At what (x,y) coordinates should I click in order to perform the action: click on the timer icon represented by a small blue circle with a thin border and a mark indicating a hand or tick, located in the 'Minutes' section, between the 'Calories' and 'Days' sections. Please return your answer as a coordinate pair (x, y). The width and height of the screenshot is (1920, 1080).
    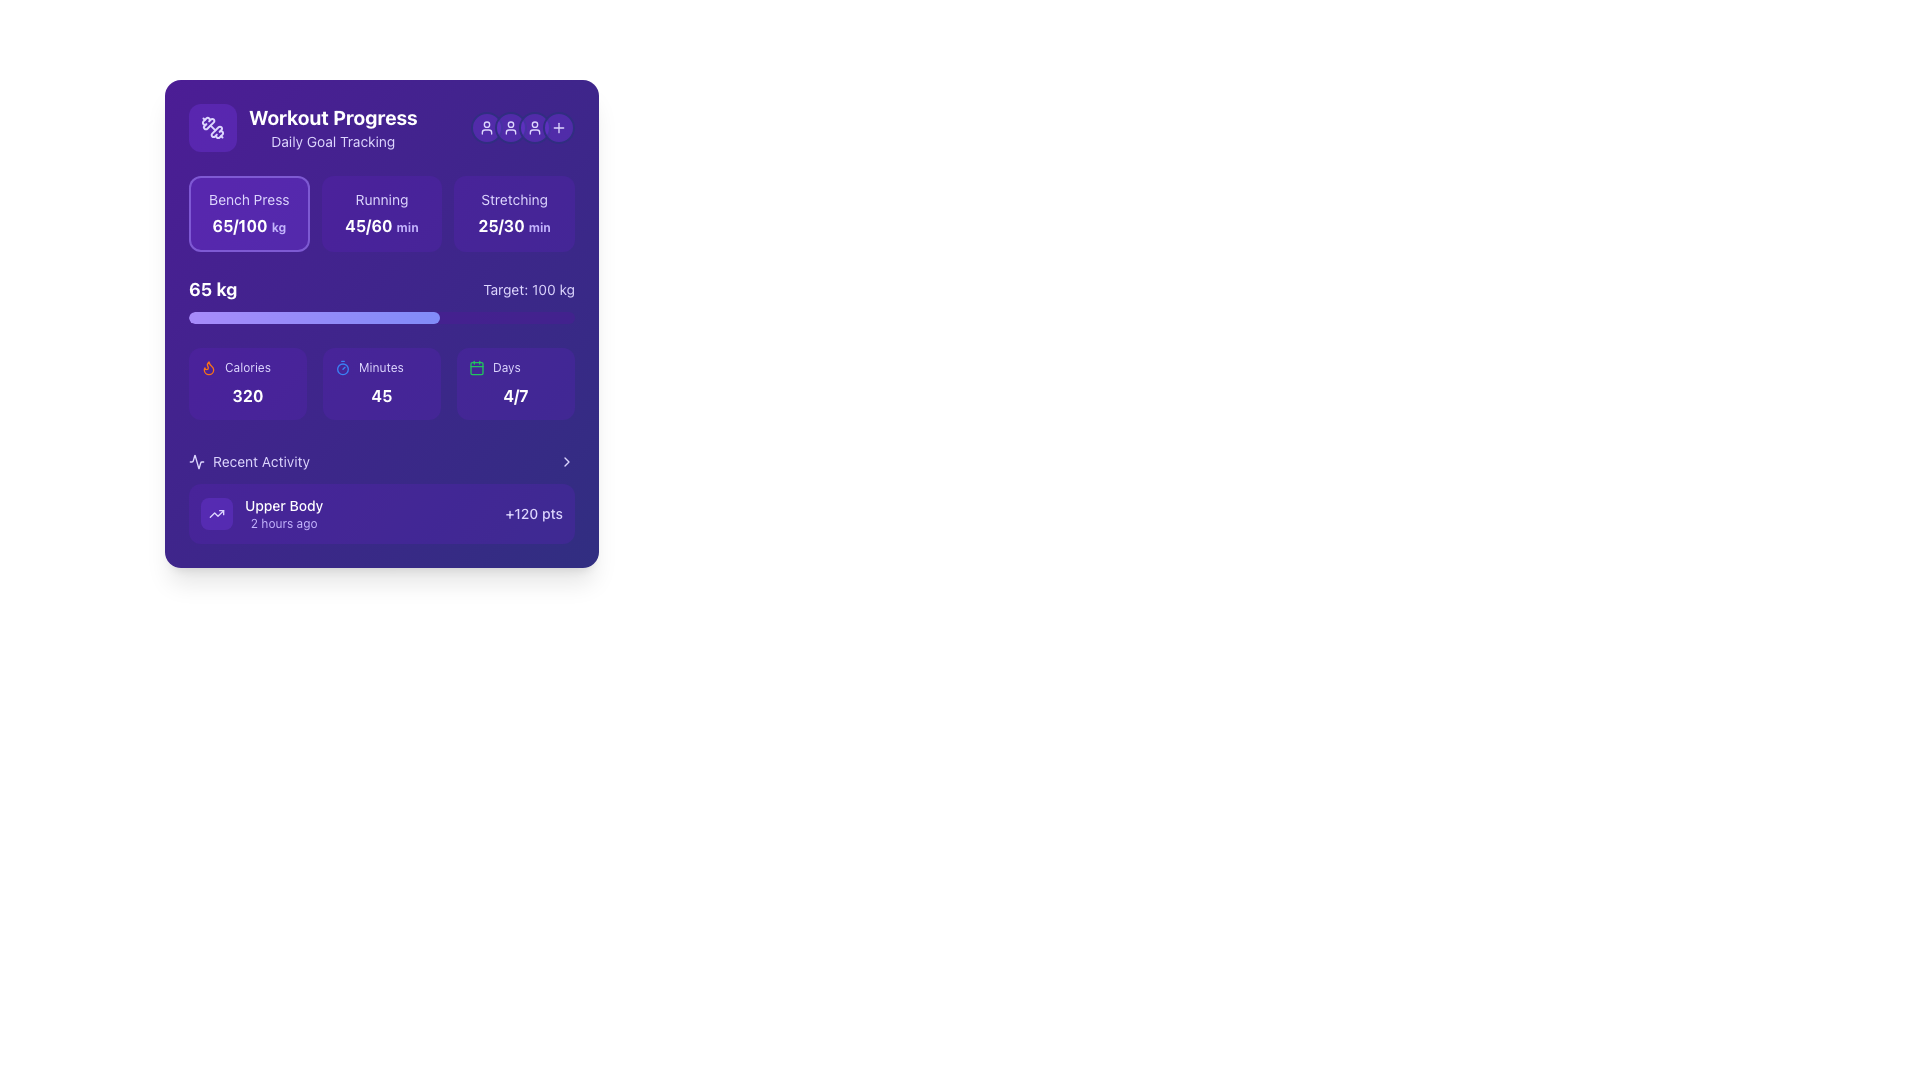
    Looking at the image, I should click on (342, 367).